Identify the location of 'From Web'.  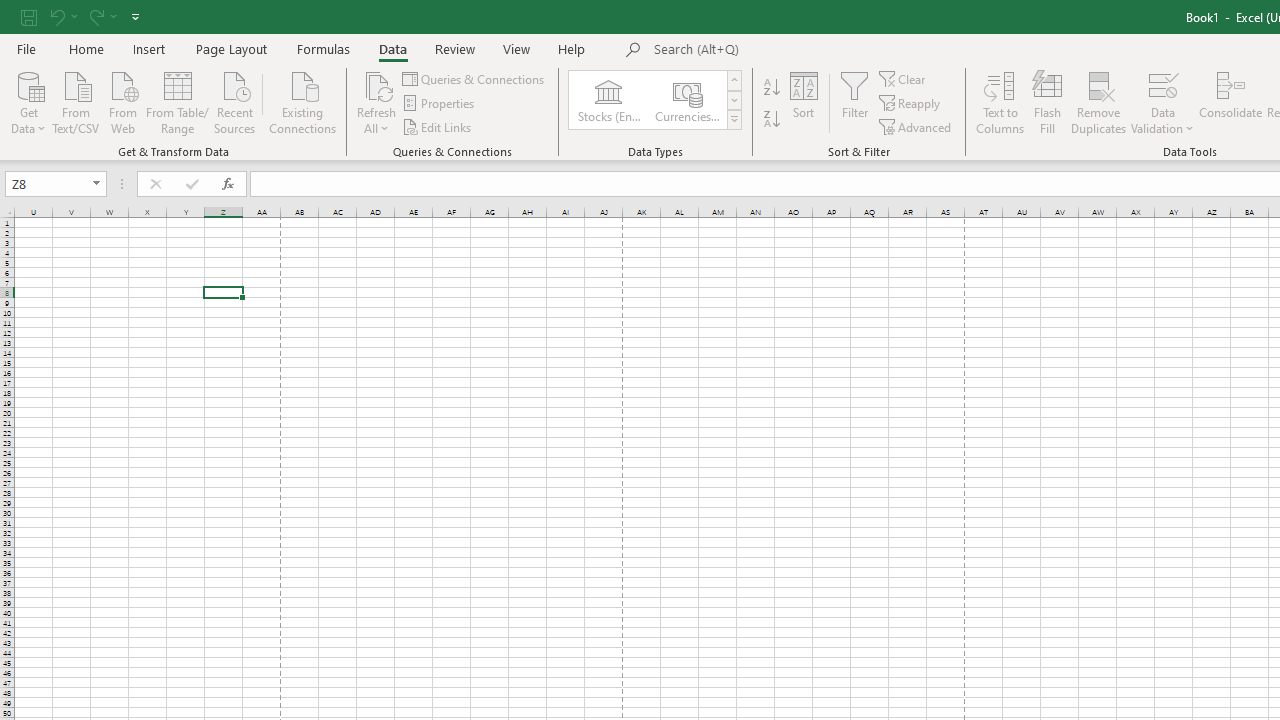
(121, 101).